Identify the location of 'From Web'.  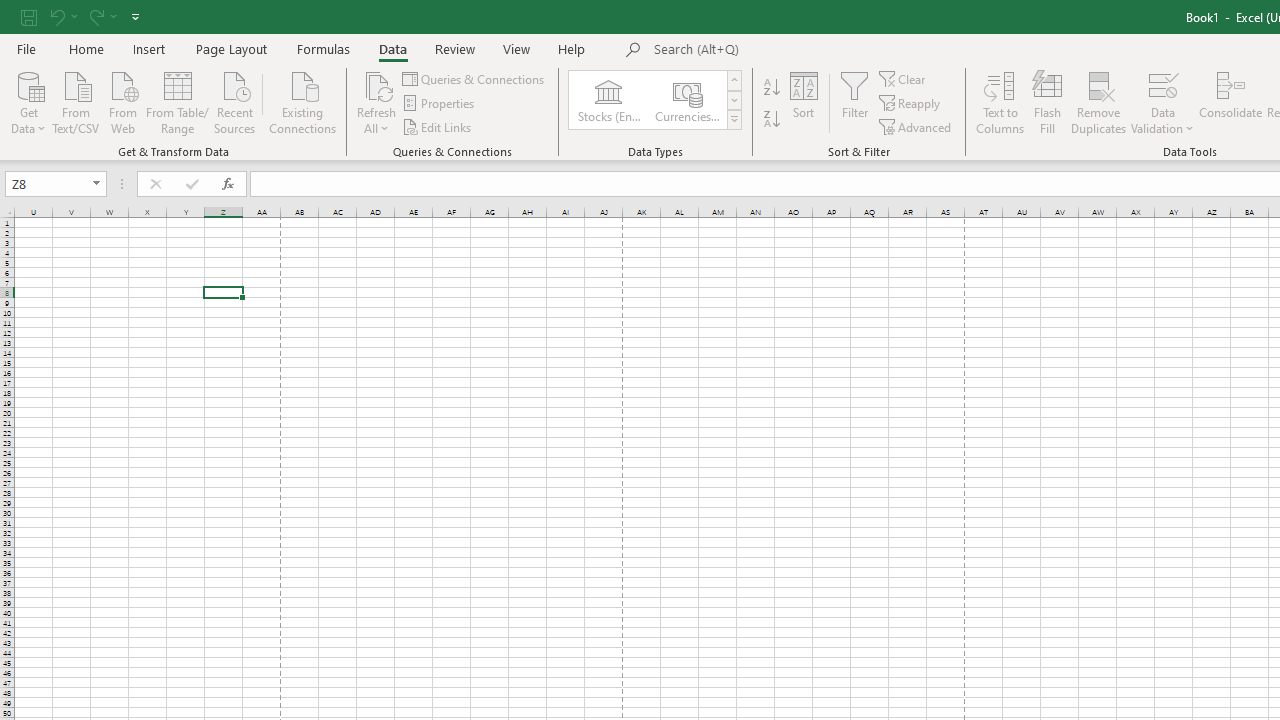
(121, 101).